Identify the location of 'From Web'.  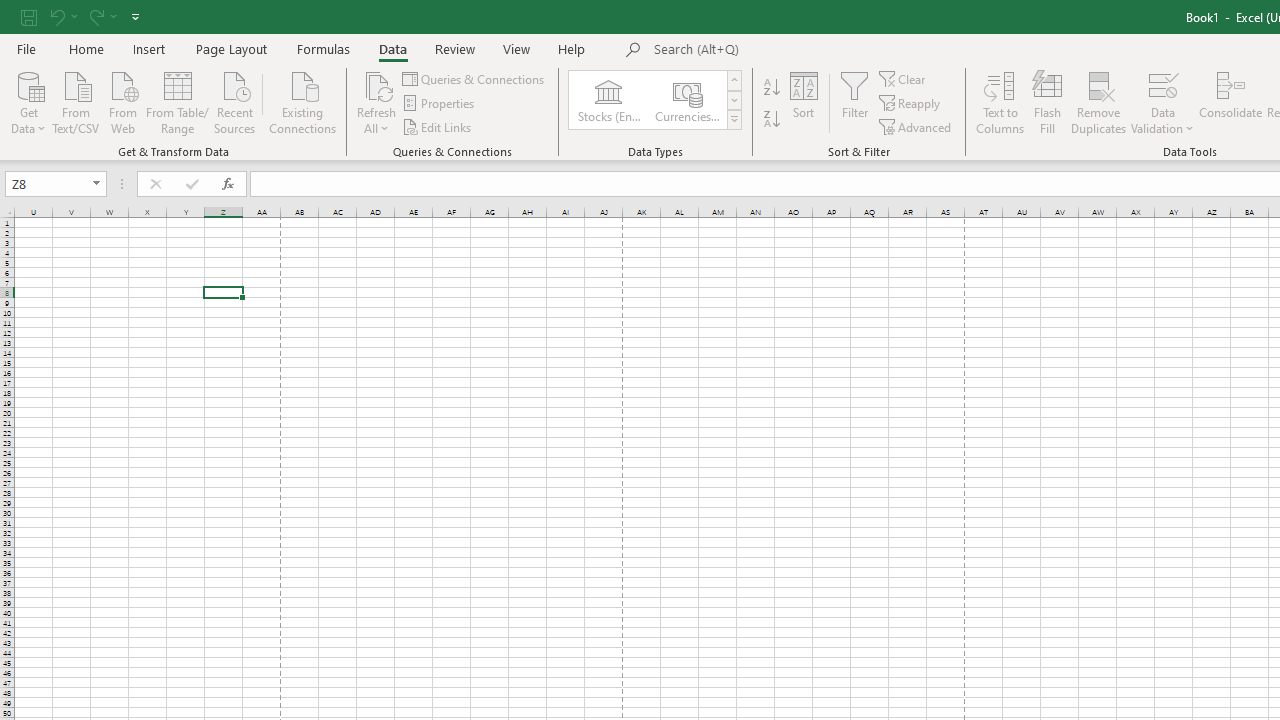
(121, 101).